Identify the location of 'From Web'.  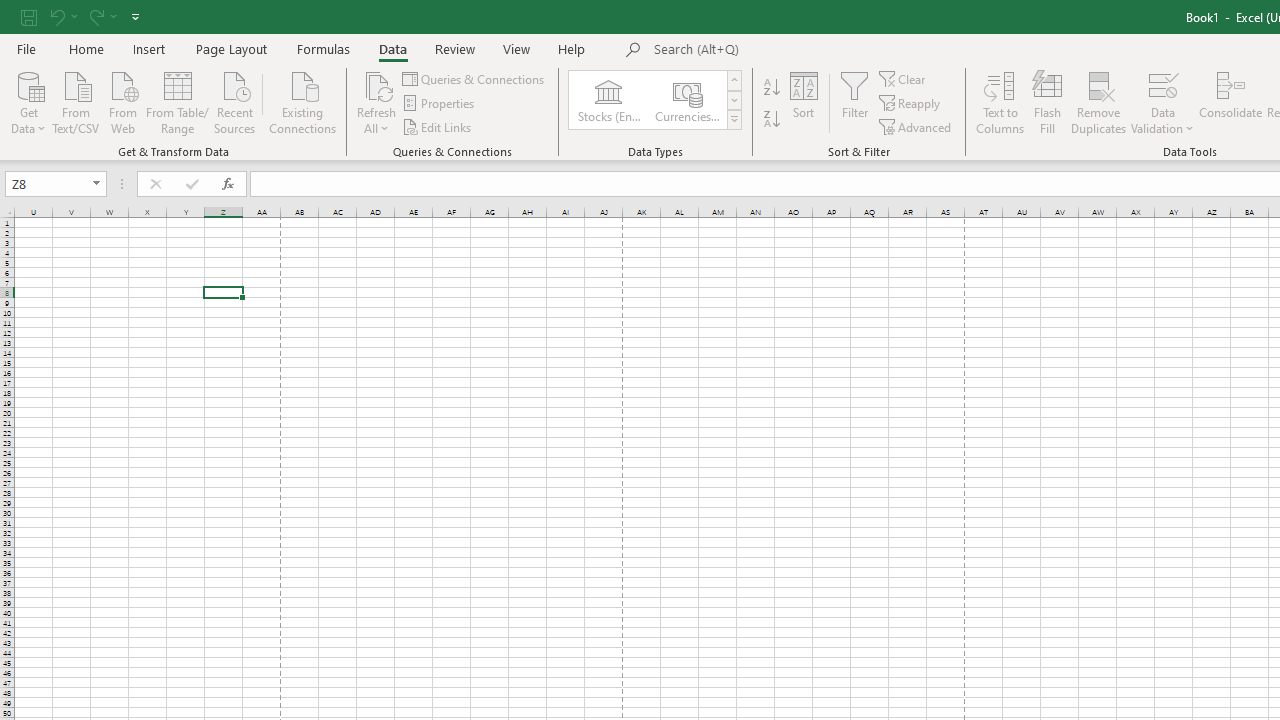
(121, 101).